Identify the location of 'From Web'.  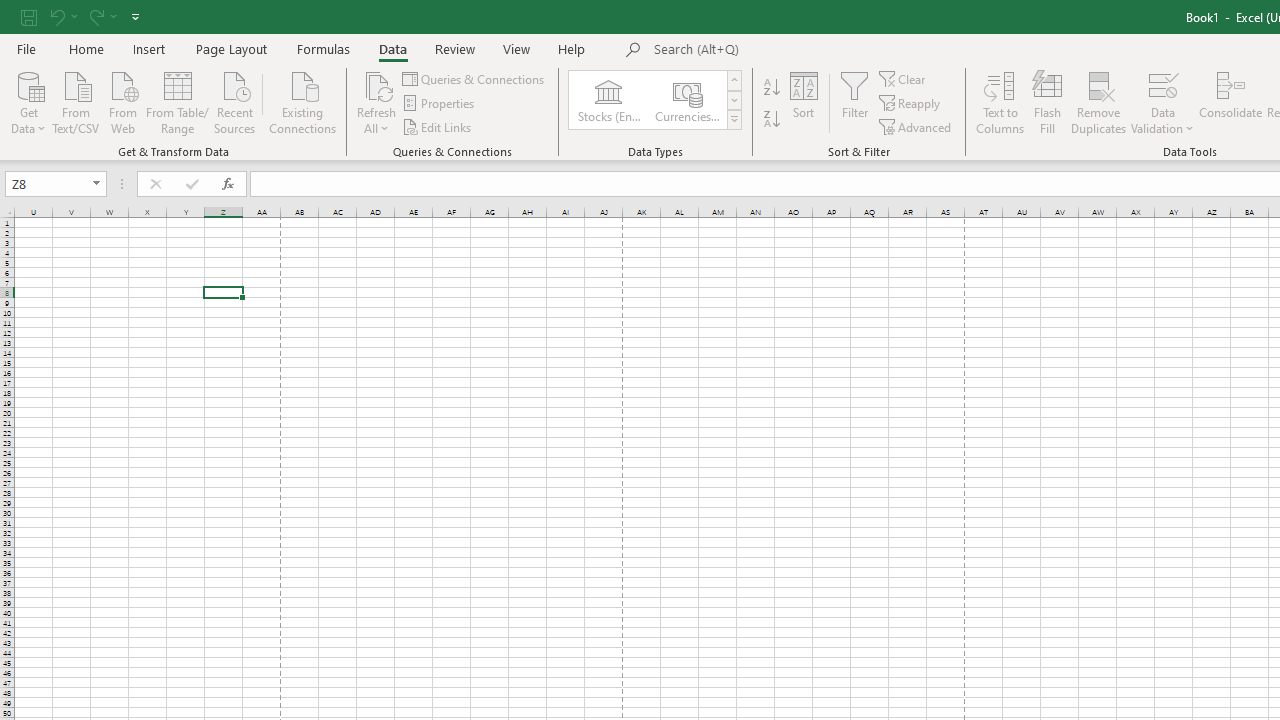
(121, 101).